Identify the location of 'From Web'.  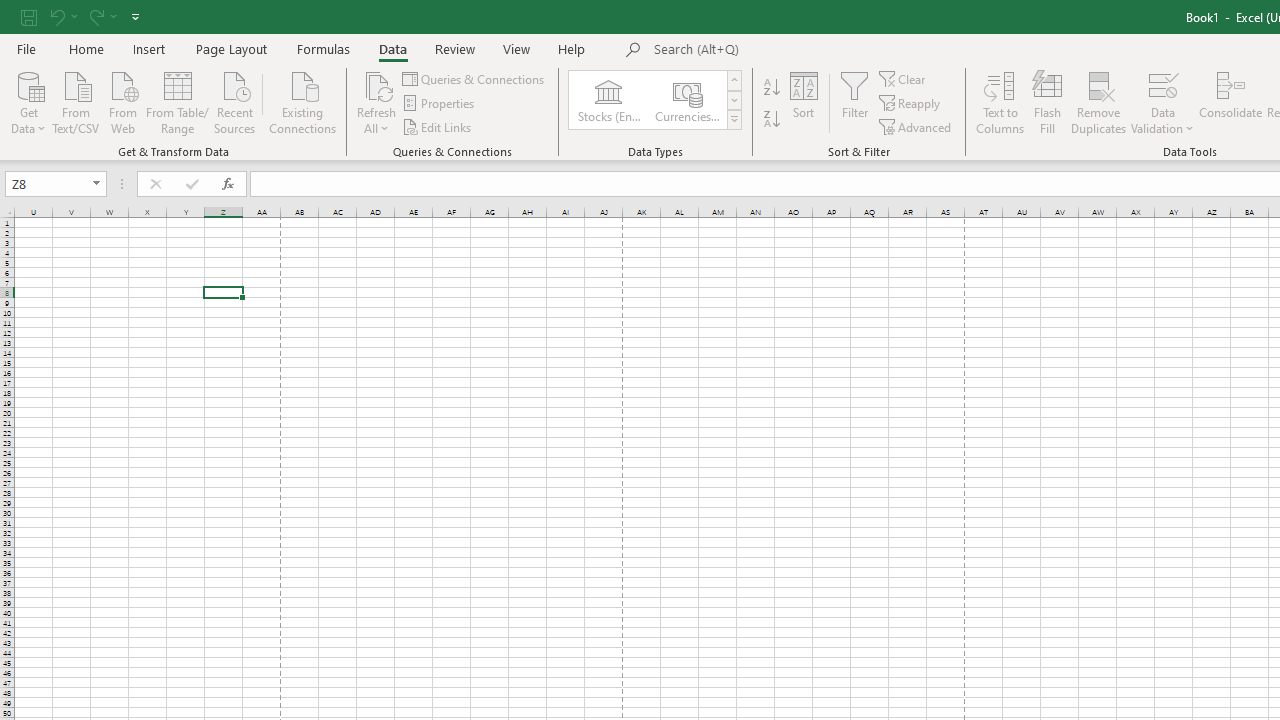
(121, 101).